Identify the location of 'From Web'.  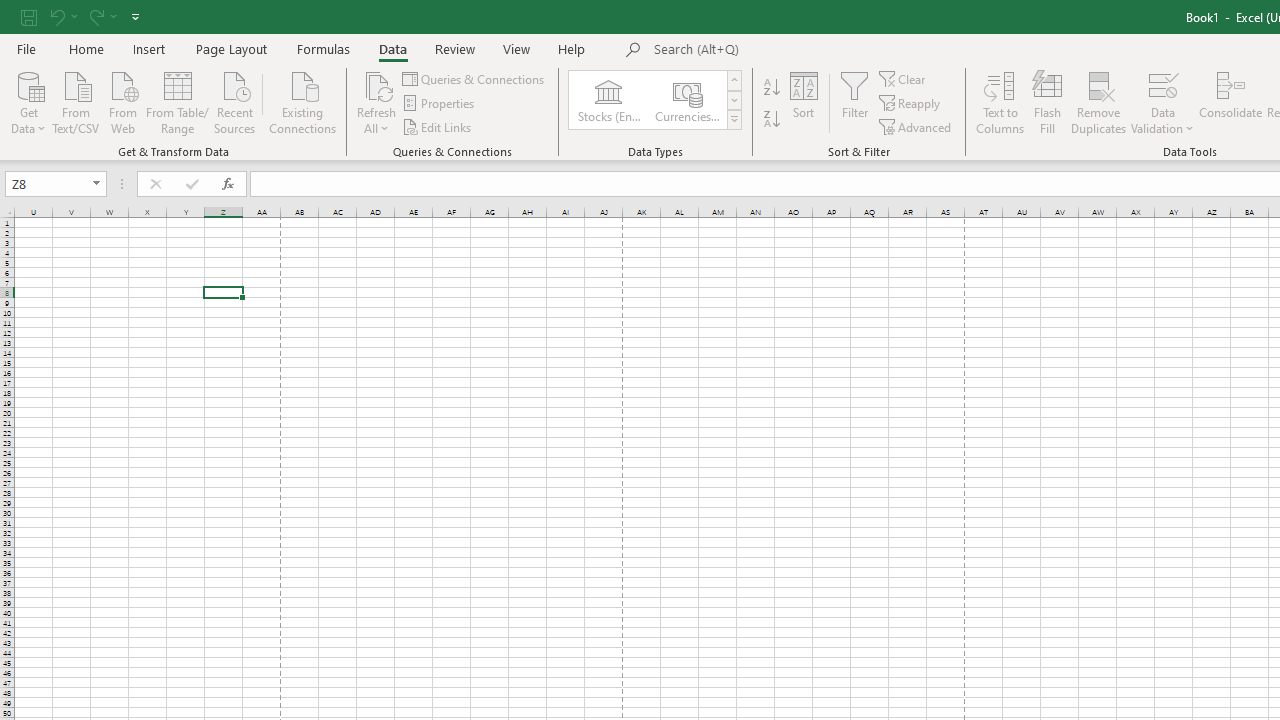
(121, 101).